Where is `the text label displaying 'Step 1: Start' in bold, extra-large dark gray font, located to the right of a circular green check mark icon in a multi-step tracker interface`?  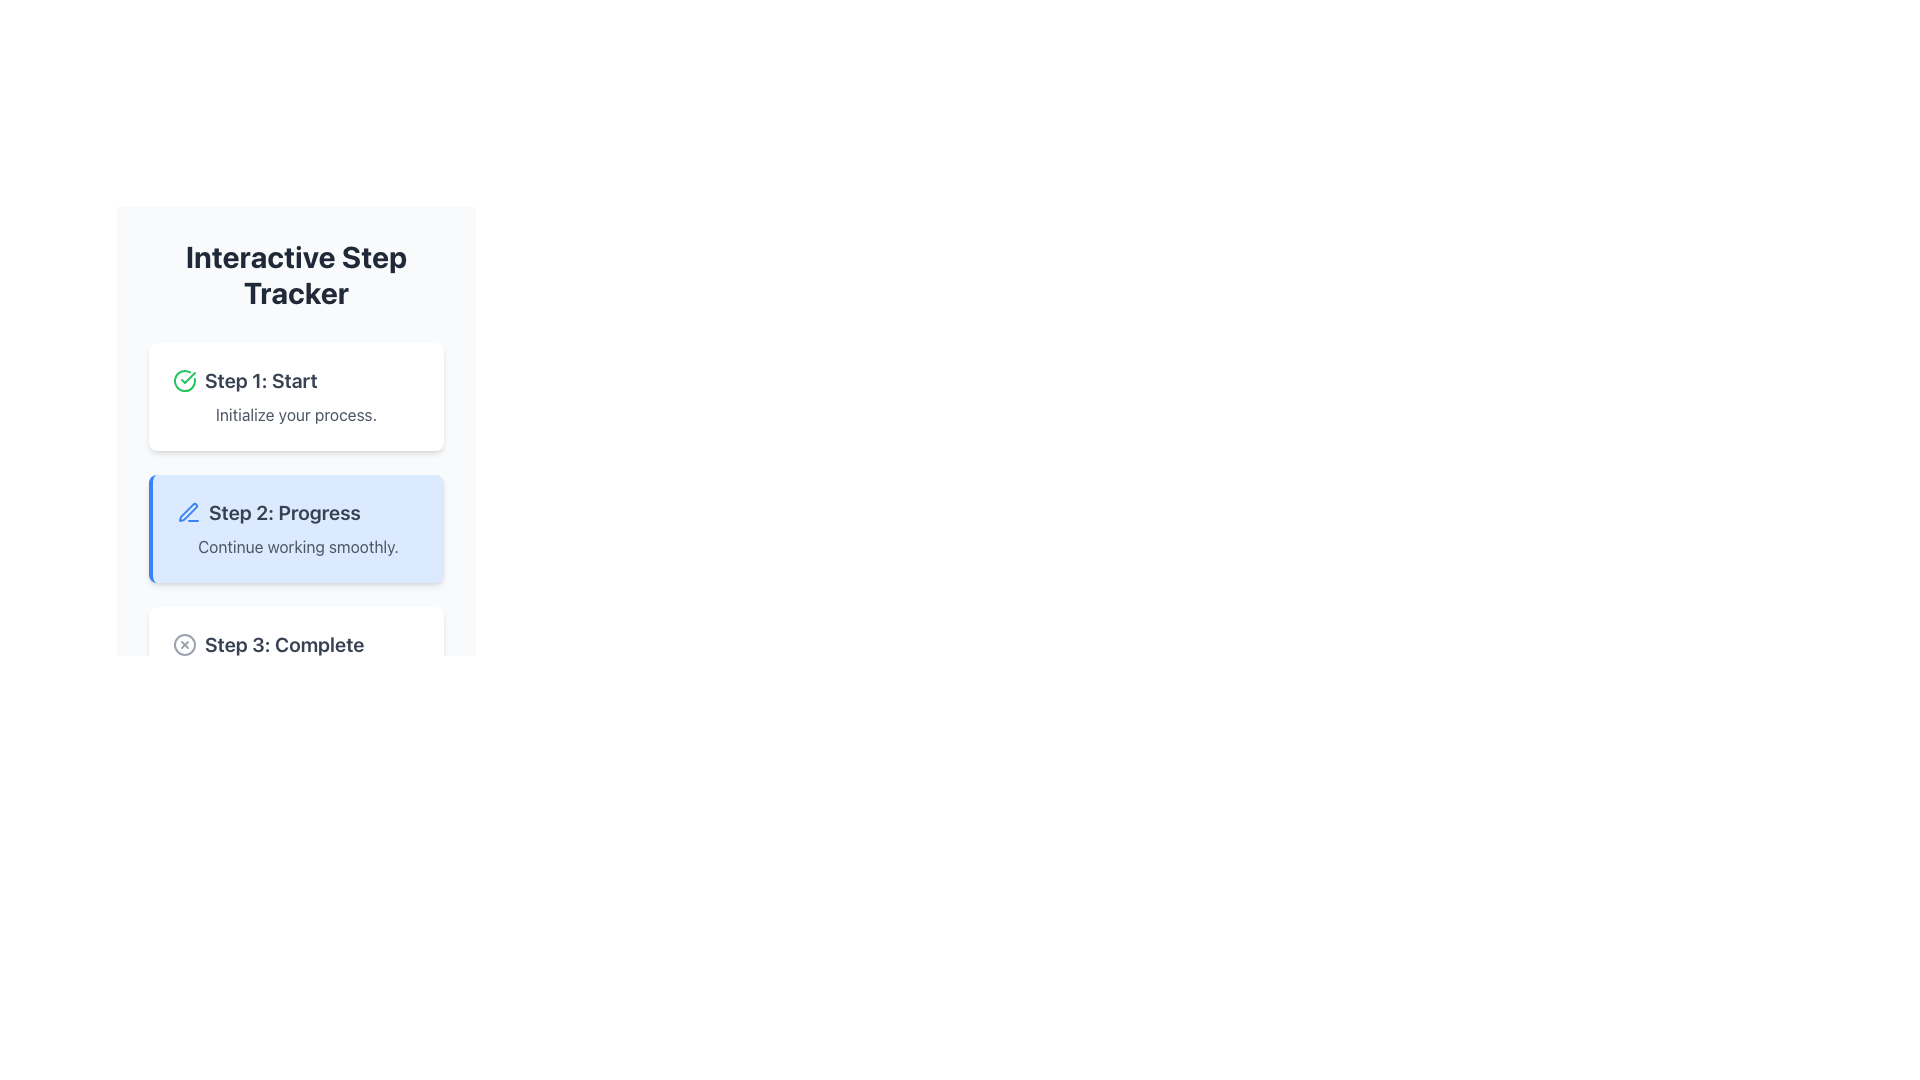 the text label displaying 'Step 1: Start' in bold, extra-large dark gray font, located to the right of a circular green check mark icon in a multi-step tracker interface is located at coordinates (260, 381).